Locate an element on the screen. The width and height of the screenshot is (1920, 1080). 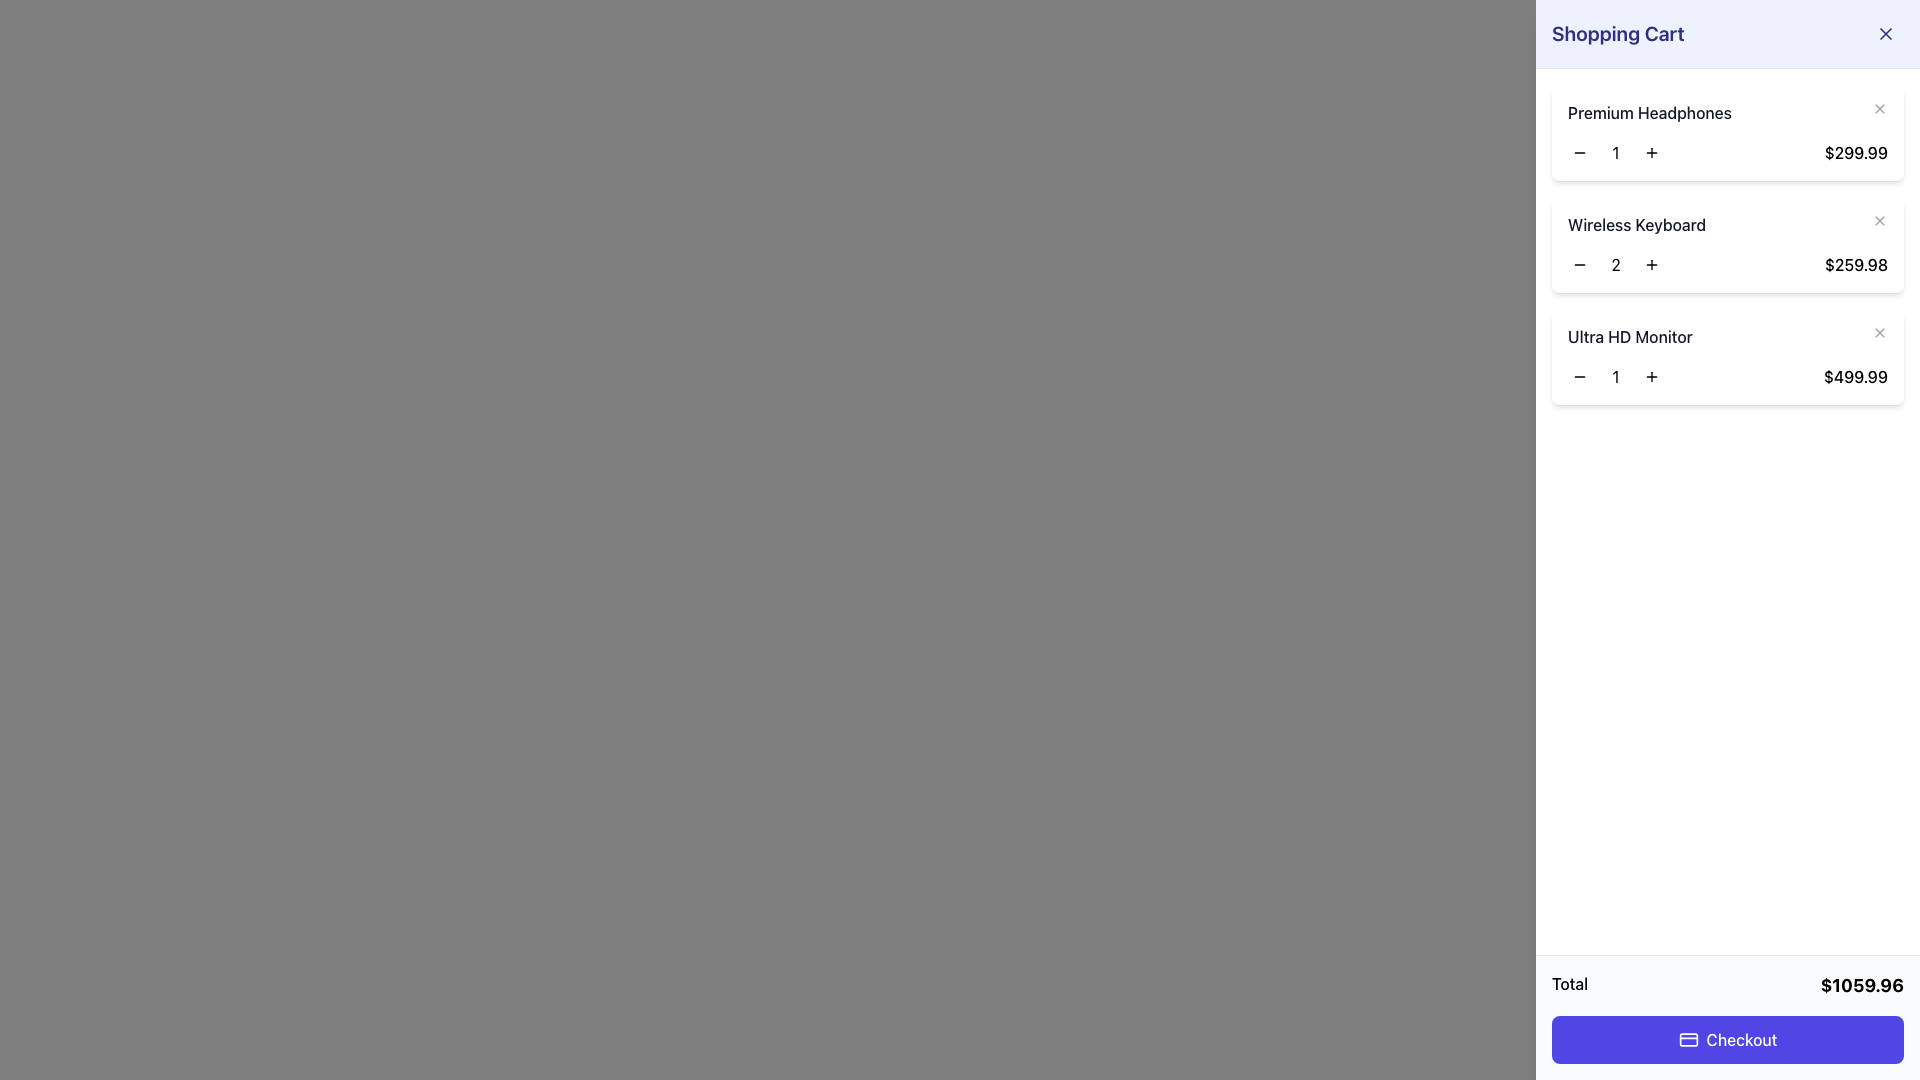
the close button located in the upper-right corner of the shopping cart interface is located at coordinates (1885, 34).